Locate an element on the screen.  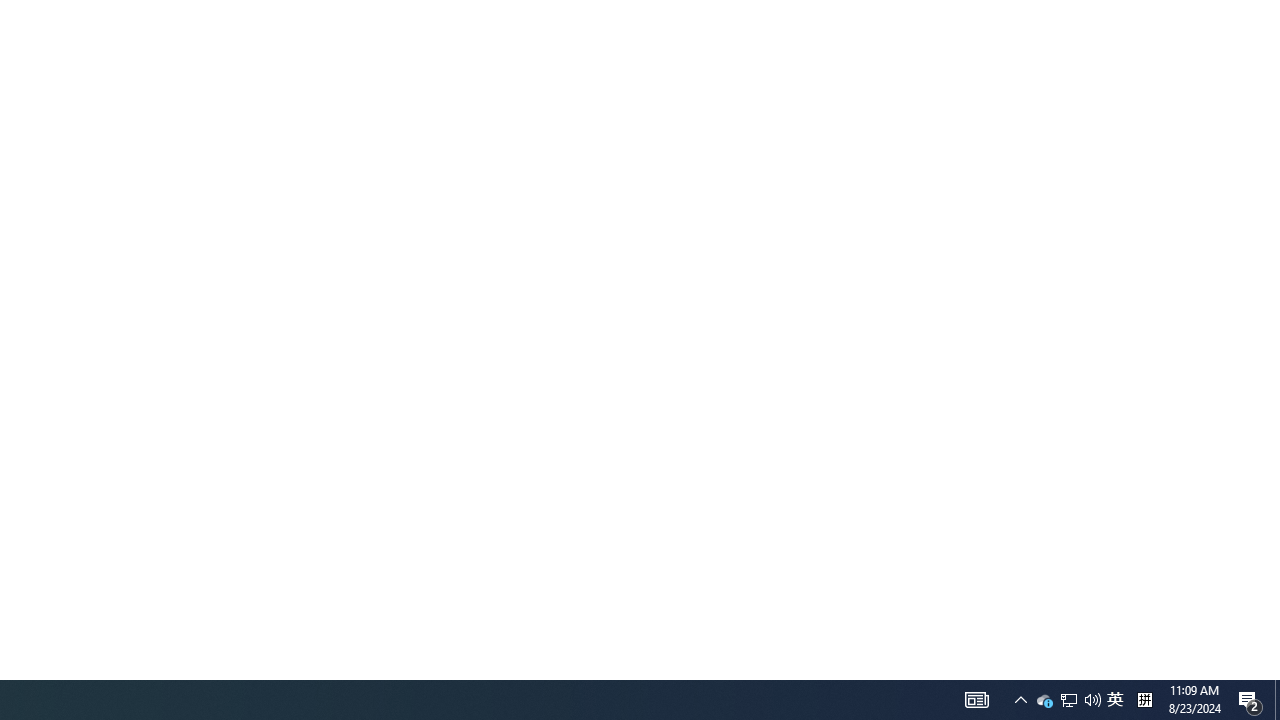
'Q2790: 100%' is located at coordinates (1092, 698).